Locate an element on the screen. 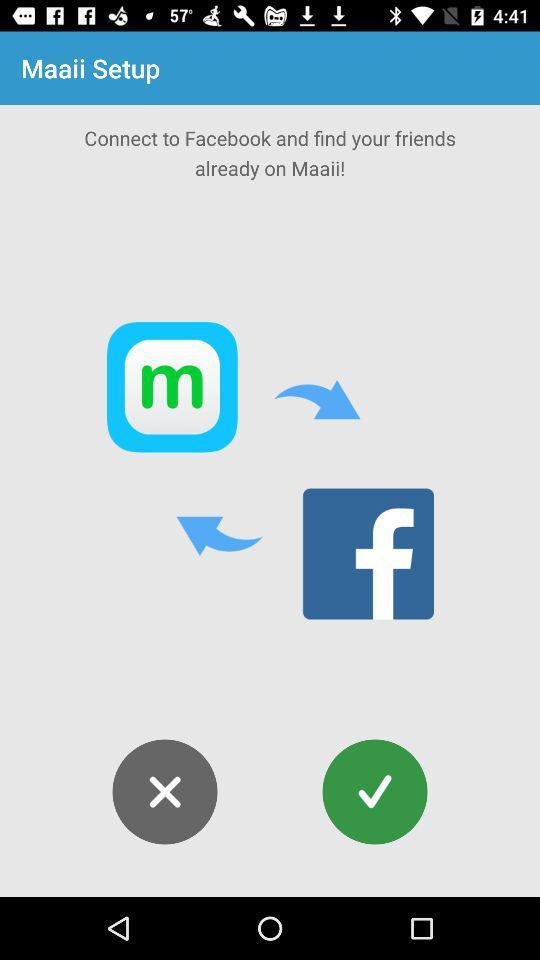  the check icon is located at coordinates (374, 792).